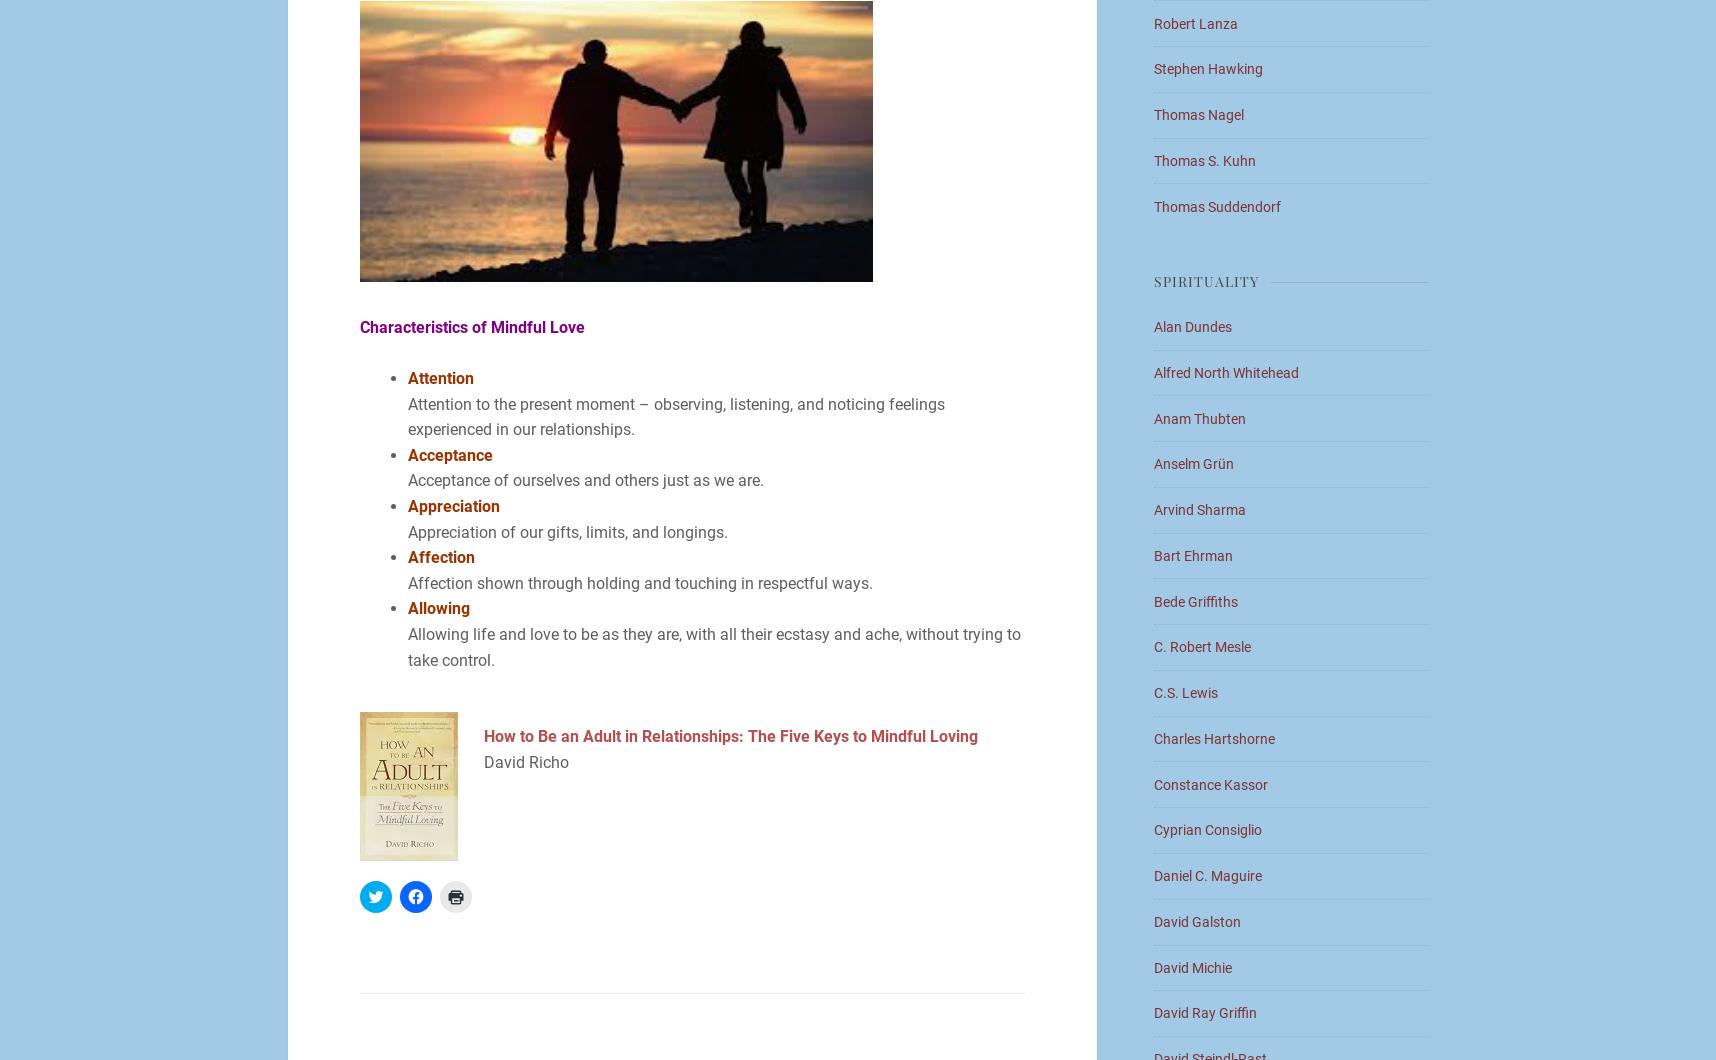 Image resolution: width=1716 pixels, height=1060 pixels. I want to click on 'Affection', so click(440, 557).